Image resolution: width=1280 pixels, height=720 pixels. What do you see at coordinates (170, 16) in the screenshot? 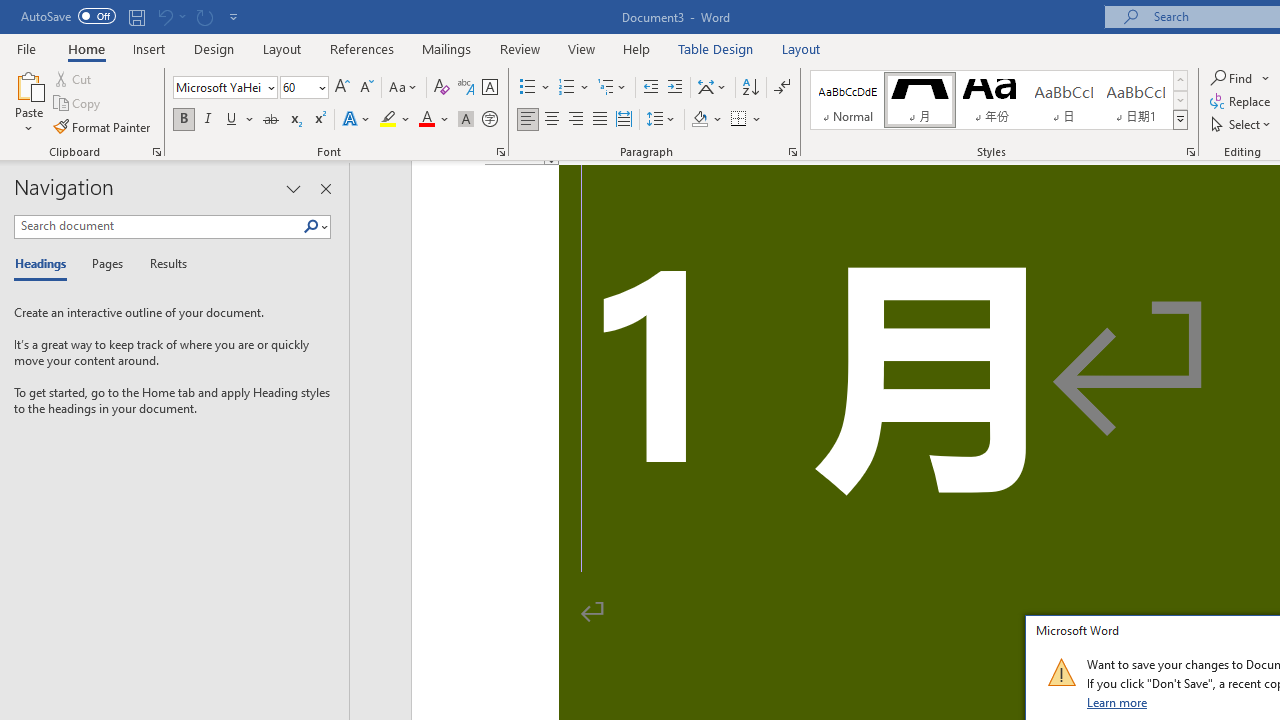
I see `'Can'` at bounding box center [170, 16].